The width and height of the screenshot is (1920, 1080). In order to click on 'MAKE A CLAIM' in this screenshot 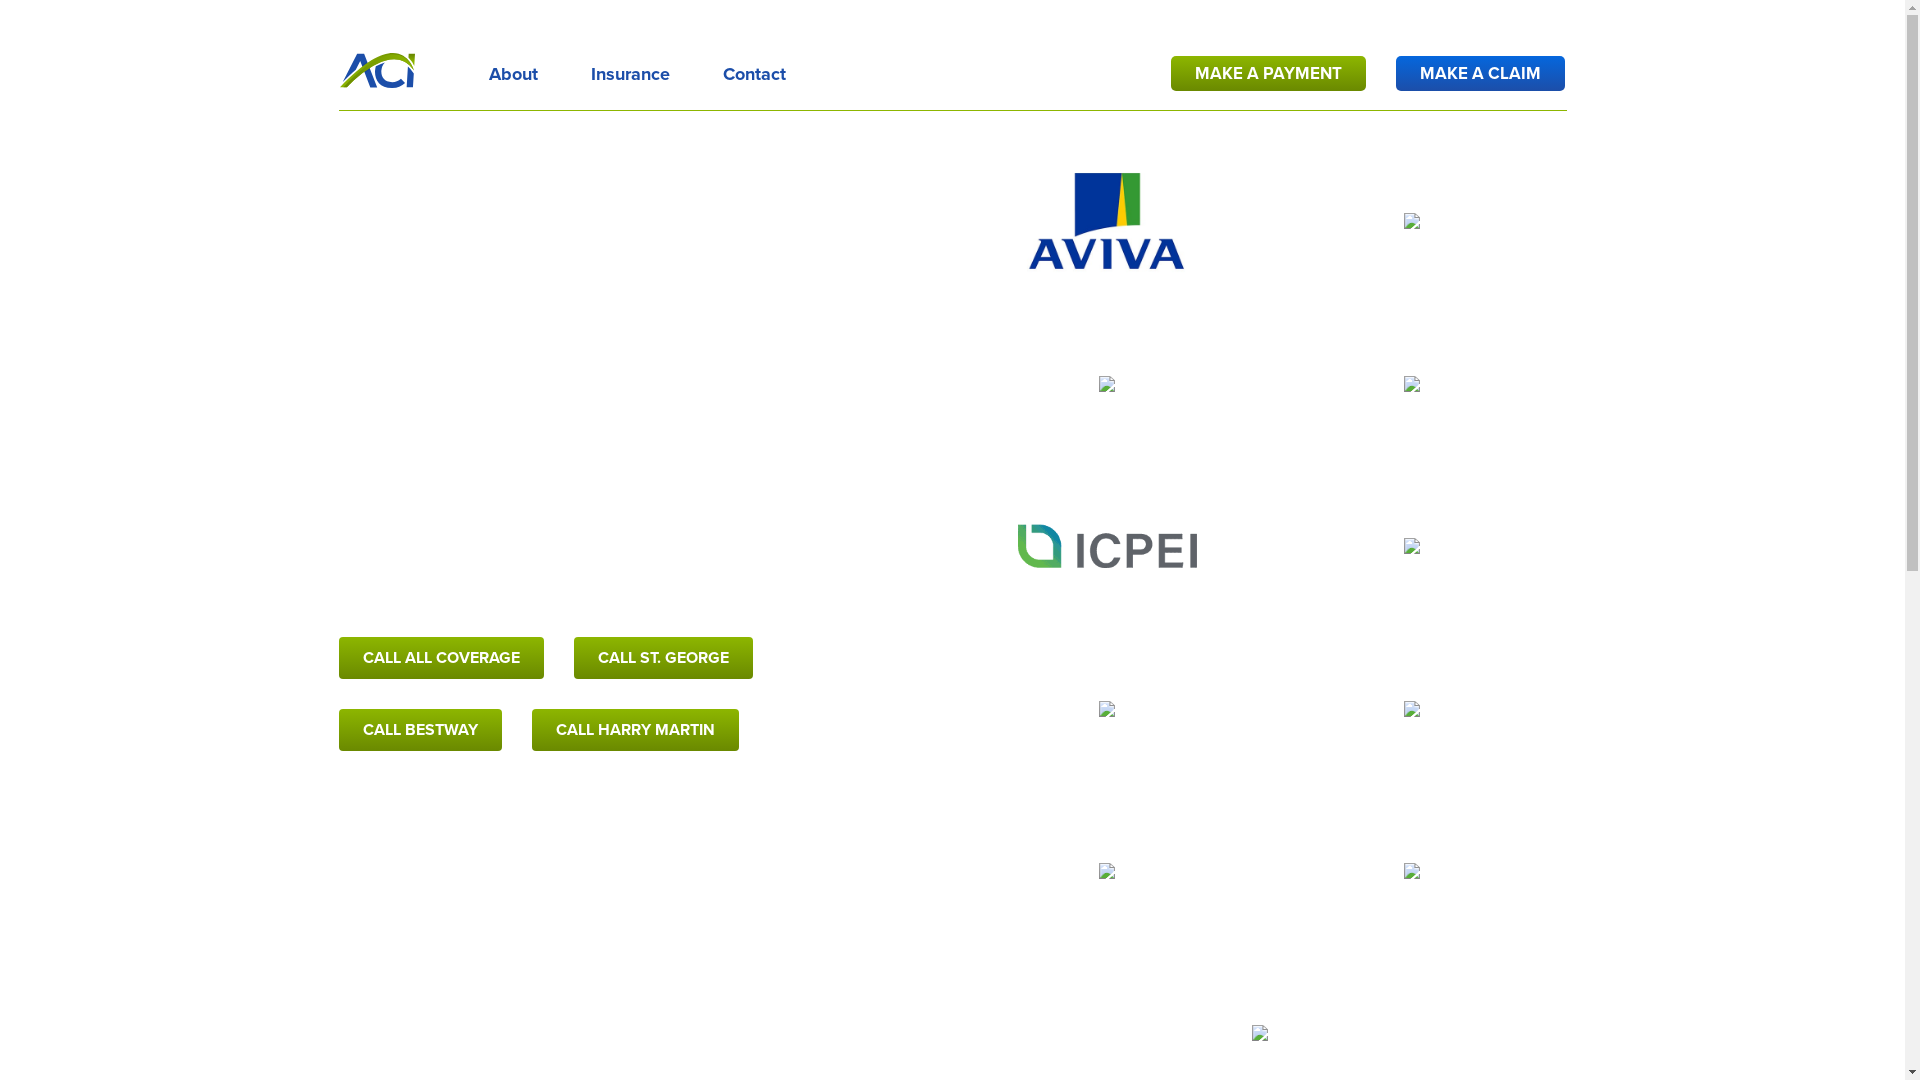, I will do `click(1480, 72)`.